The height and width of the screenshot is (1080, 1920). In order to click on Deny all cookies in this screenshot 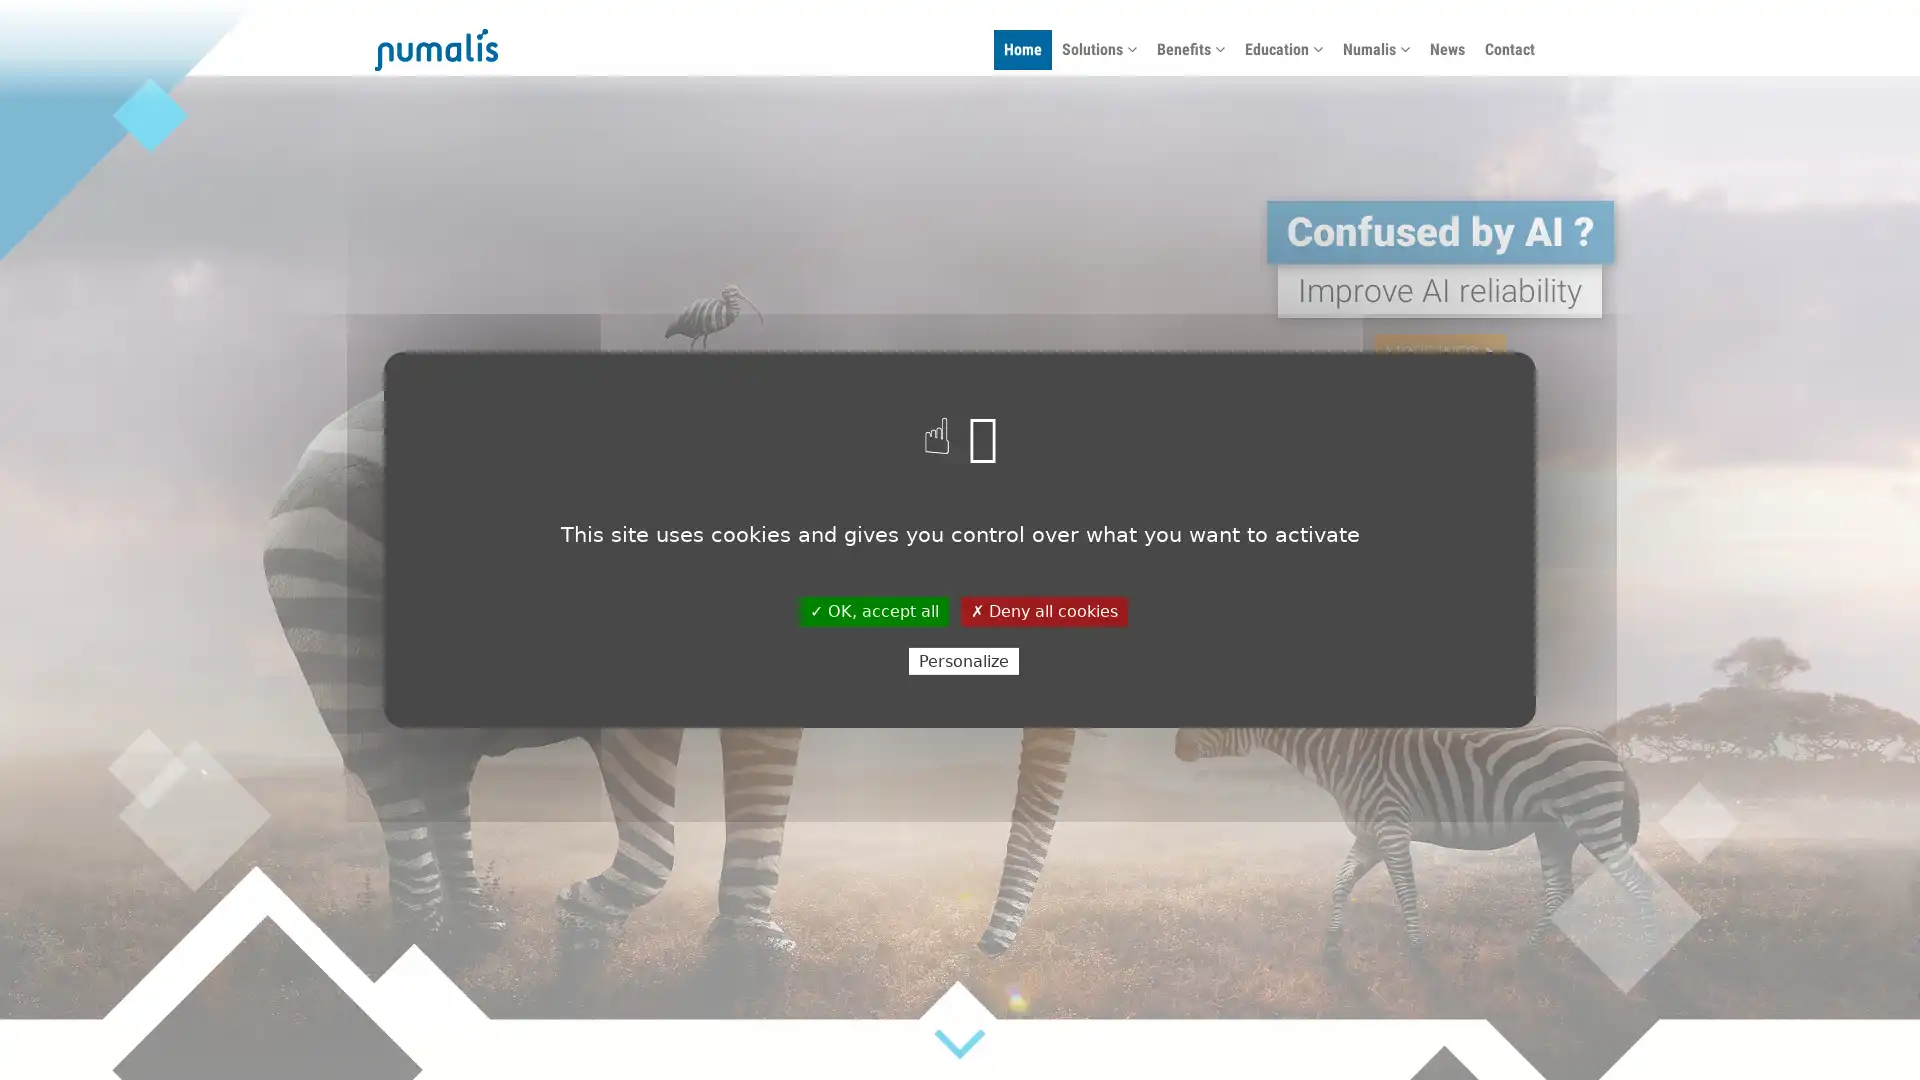, I will do `click(1042, 610)`.